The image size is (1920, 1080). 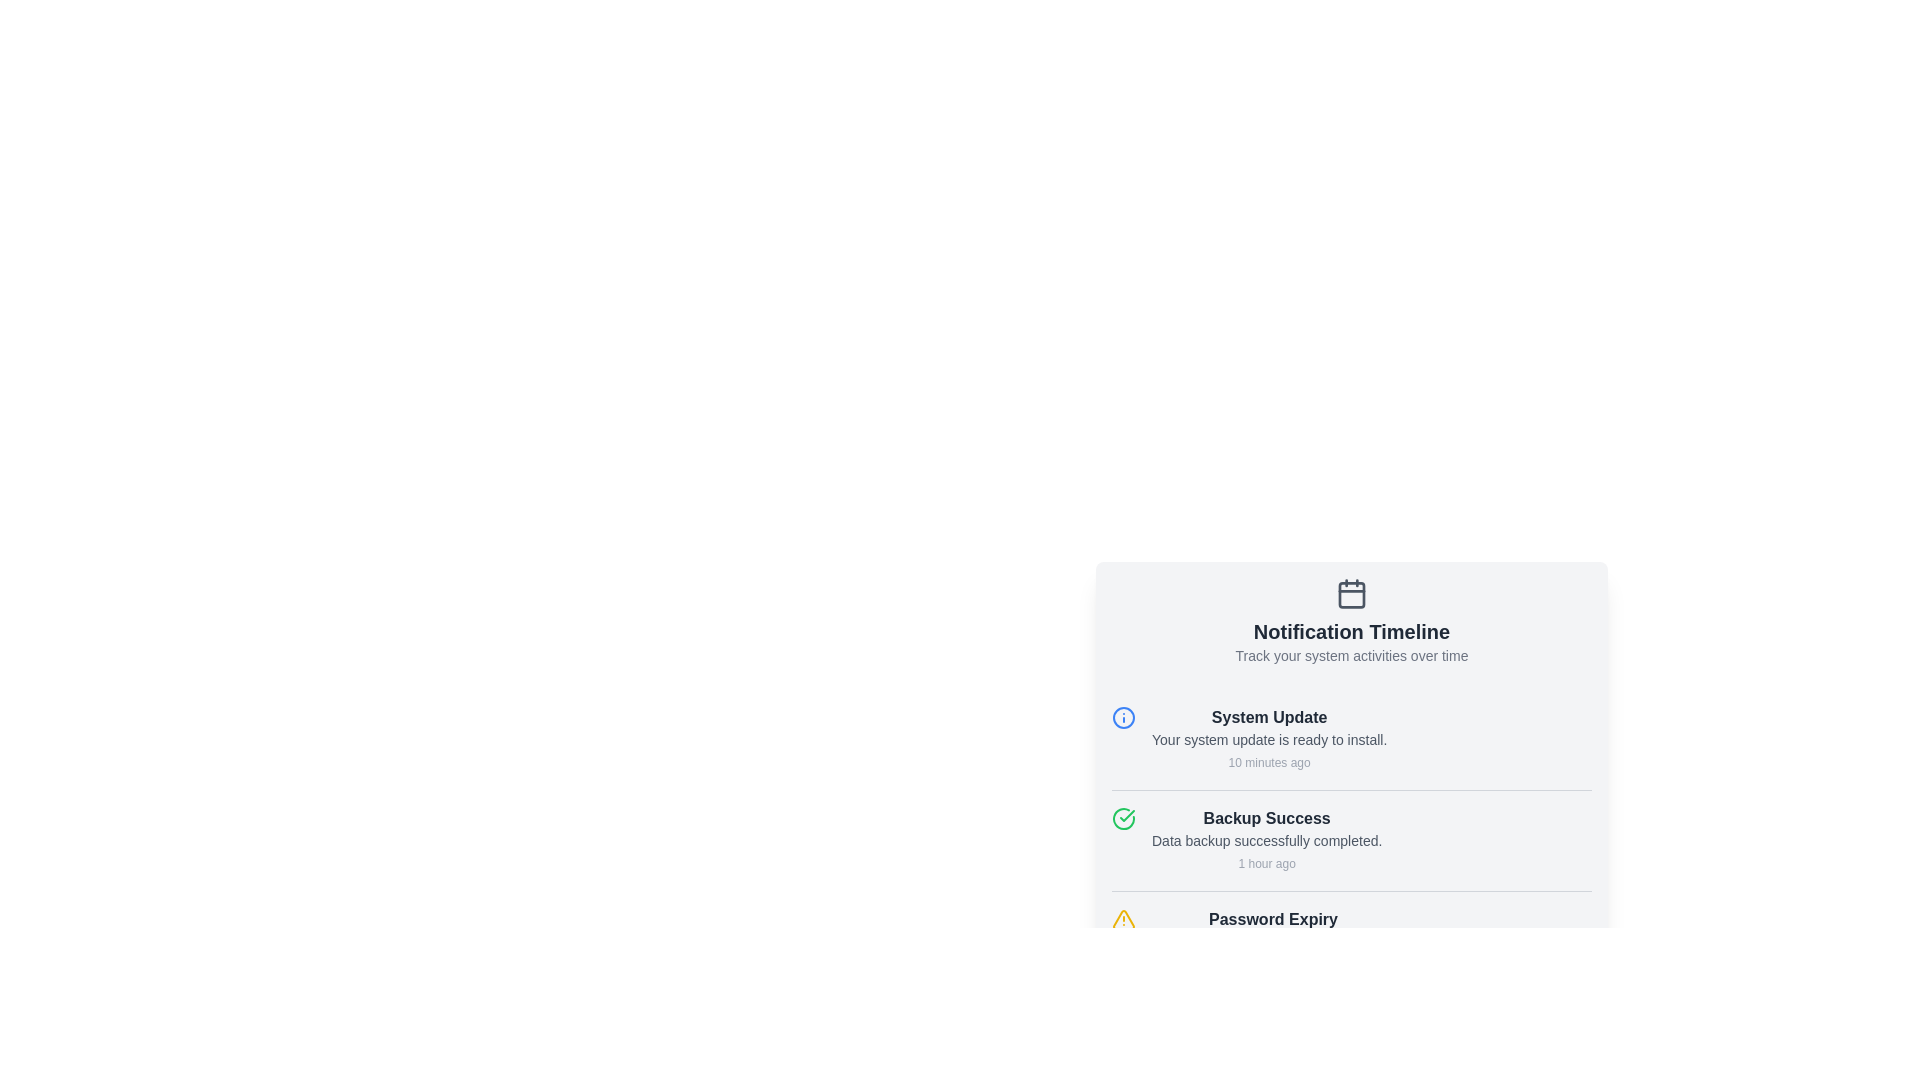 What do you see at coordinates (1268, 763) in the screenshot?
I see `the static text label that indicates the elapsed time since the 'System Update' notification was generated, positioned below 'Your system update is ready to install.'` at bounding box center [1268, 763].